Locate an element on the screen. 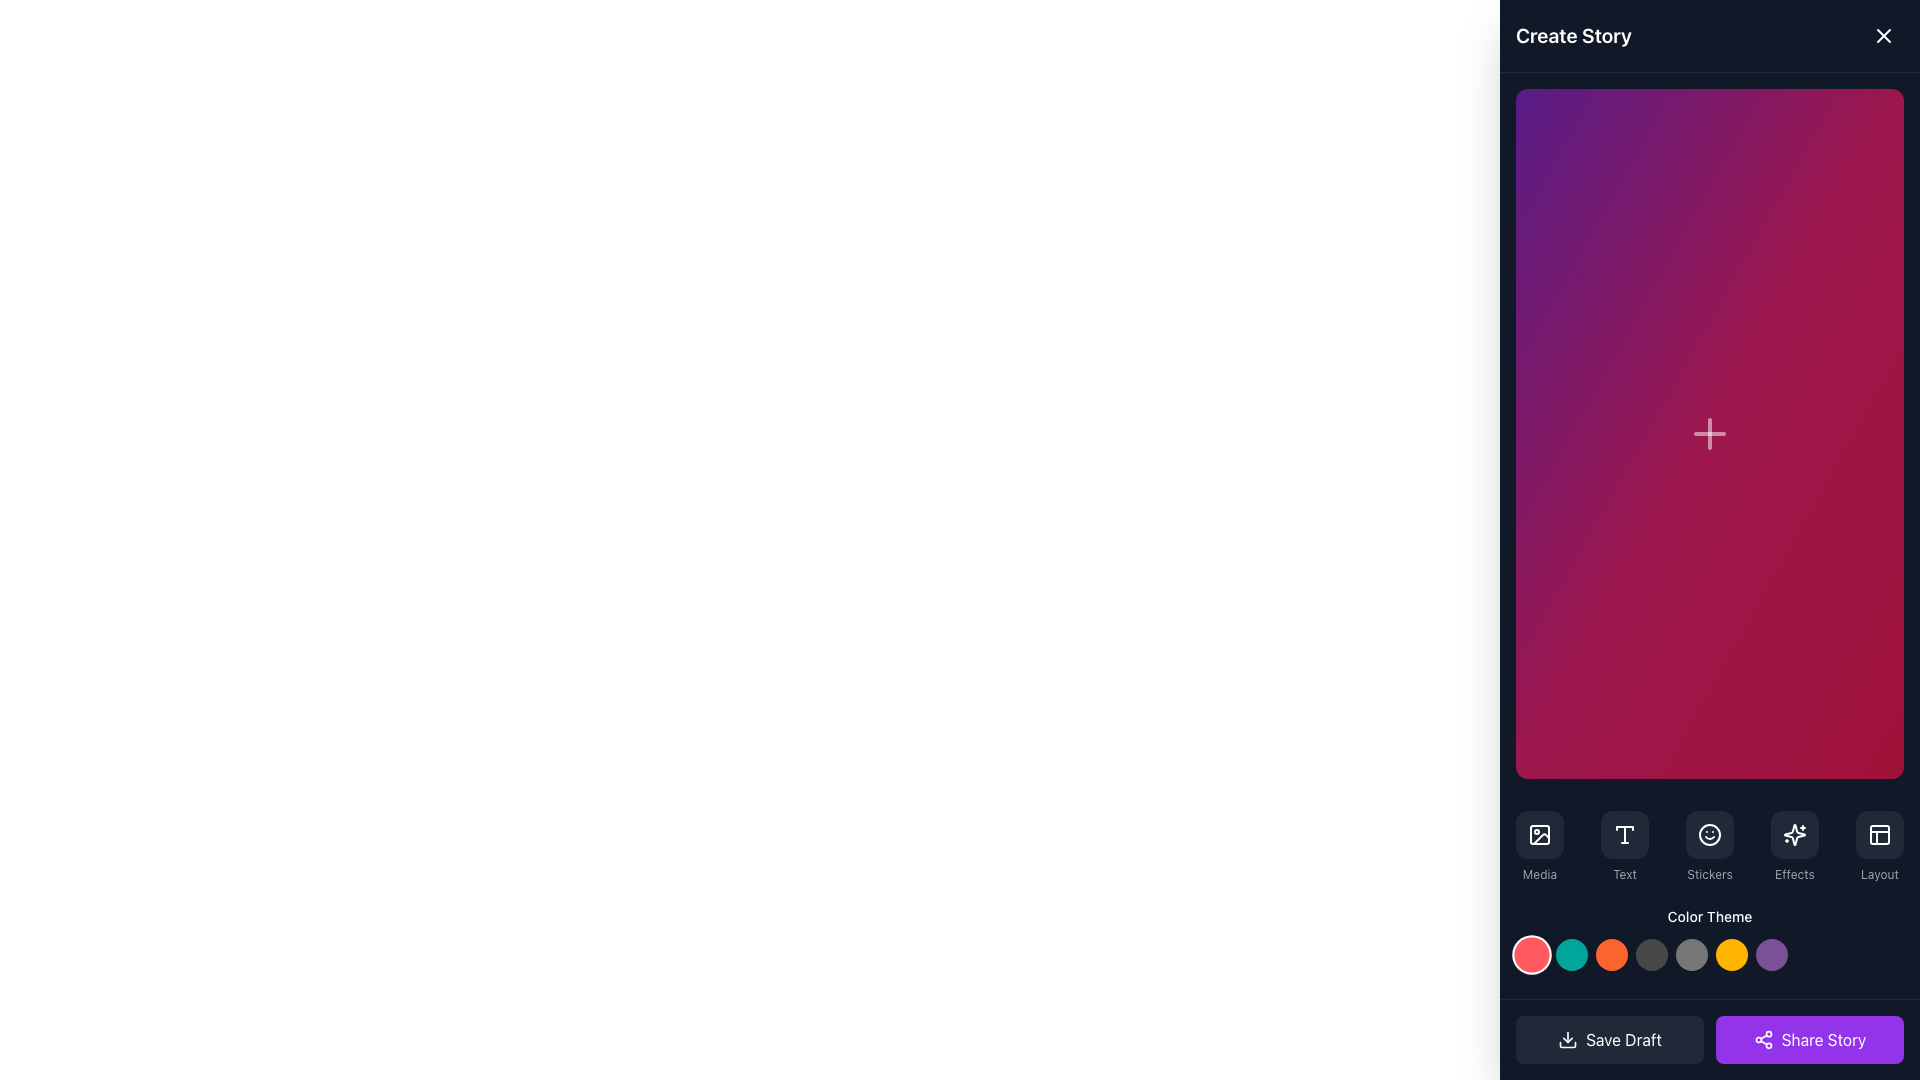  the media button represented by an icon with a picture frame design located in the bottom toolbar of the interface is located at coordinates (1539, 833).